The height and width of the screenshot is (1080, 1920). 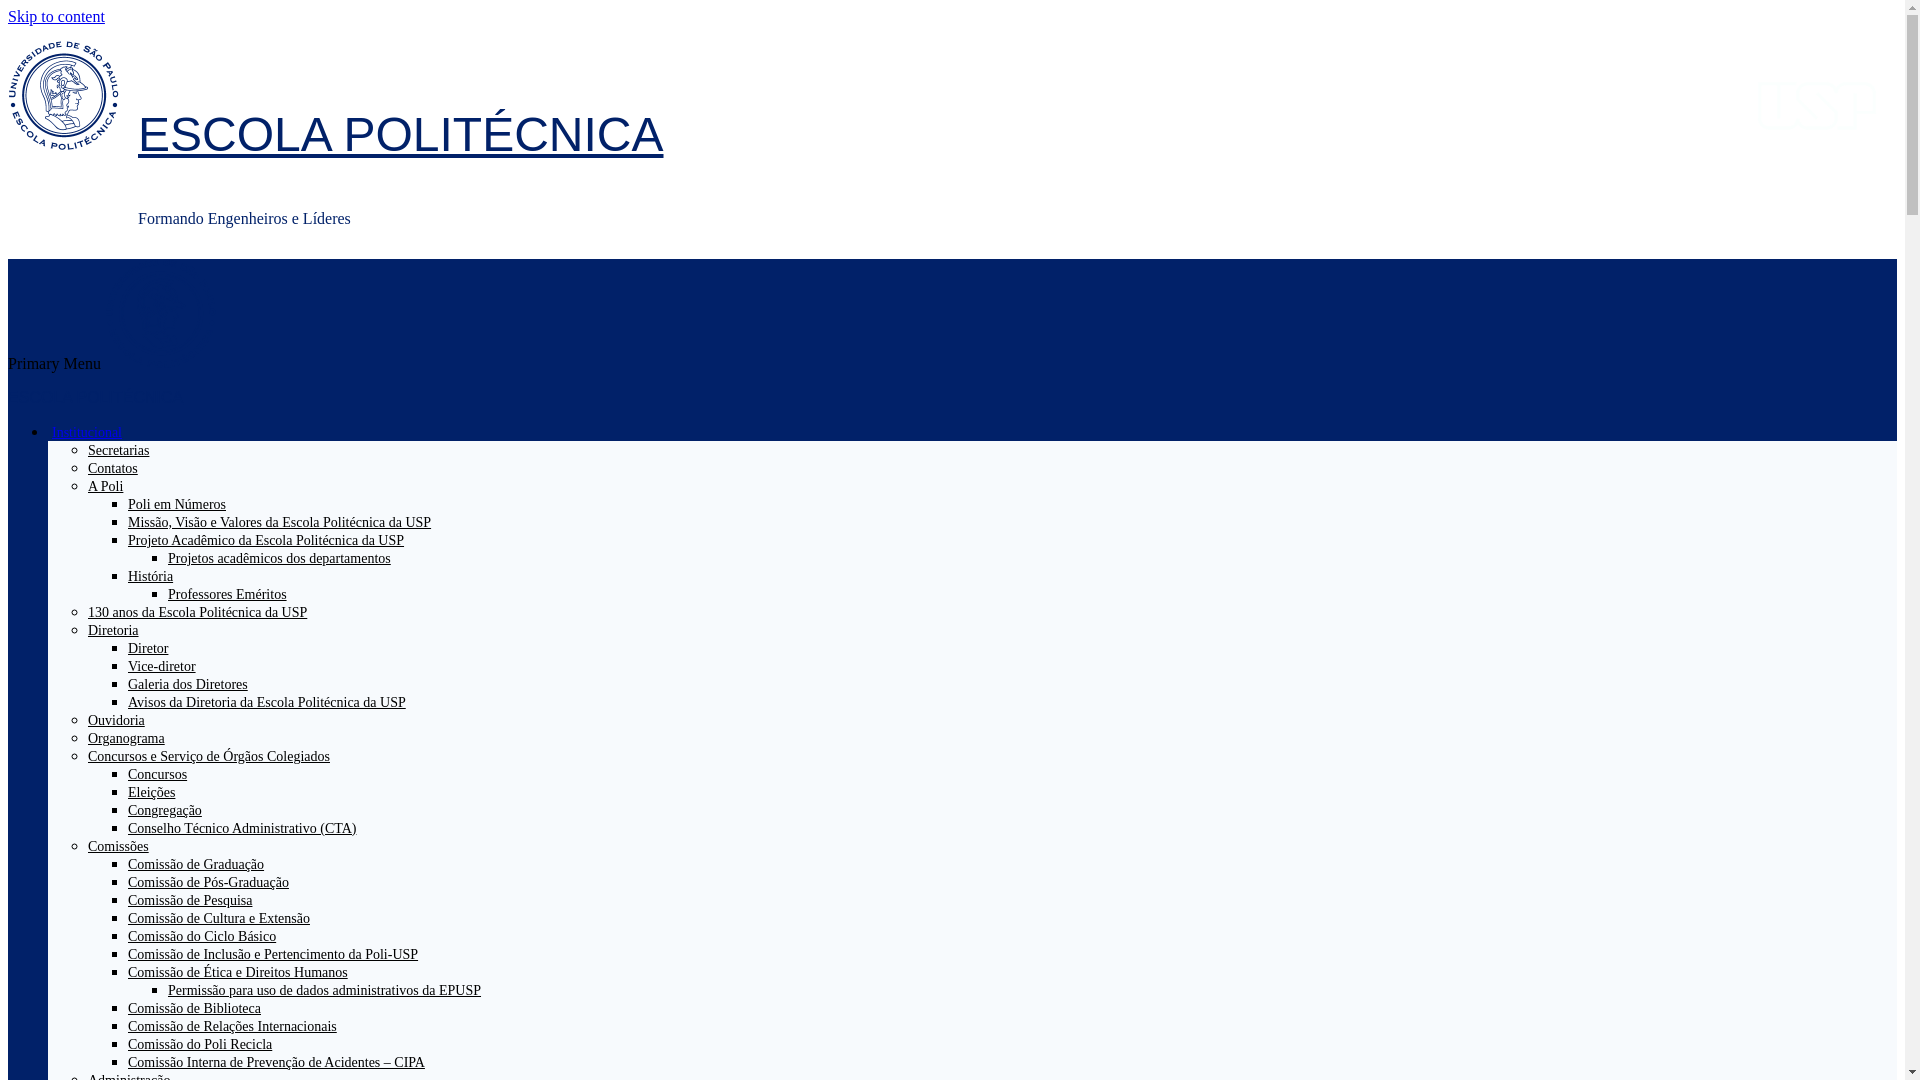 What do you see at coordinates (125, 738) in the screenshot?
I see `'Organograma'` at bounding box center [125, 738].